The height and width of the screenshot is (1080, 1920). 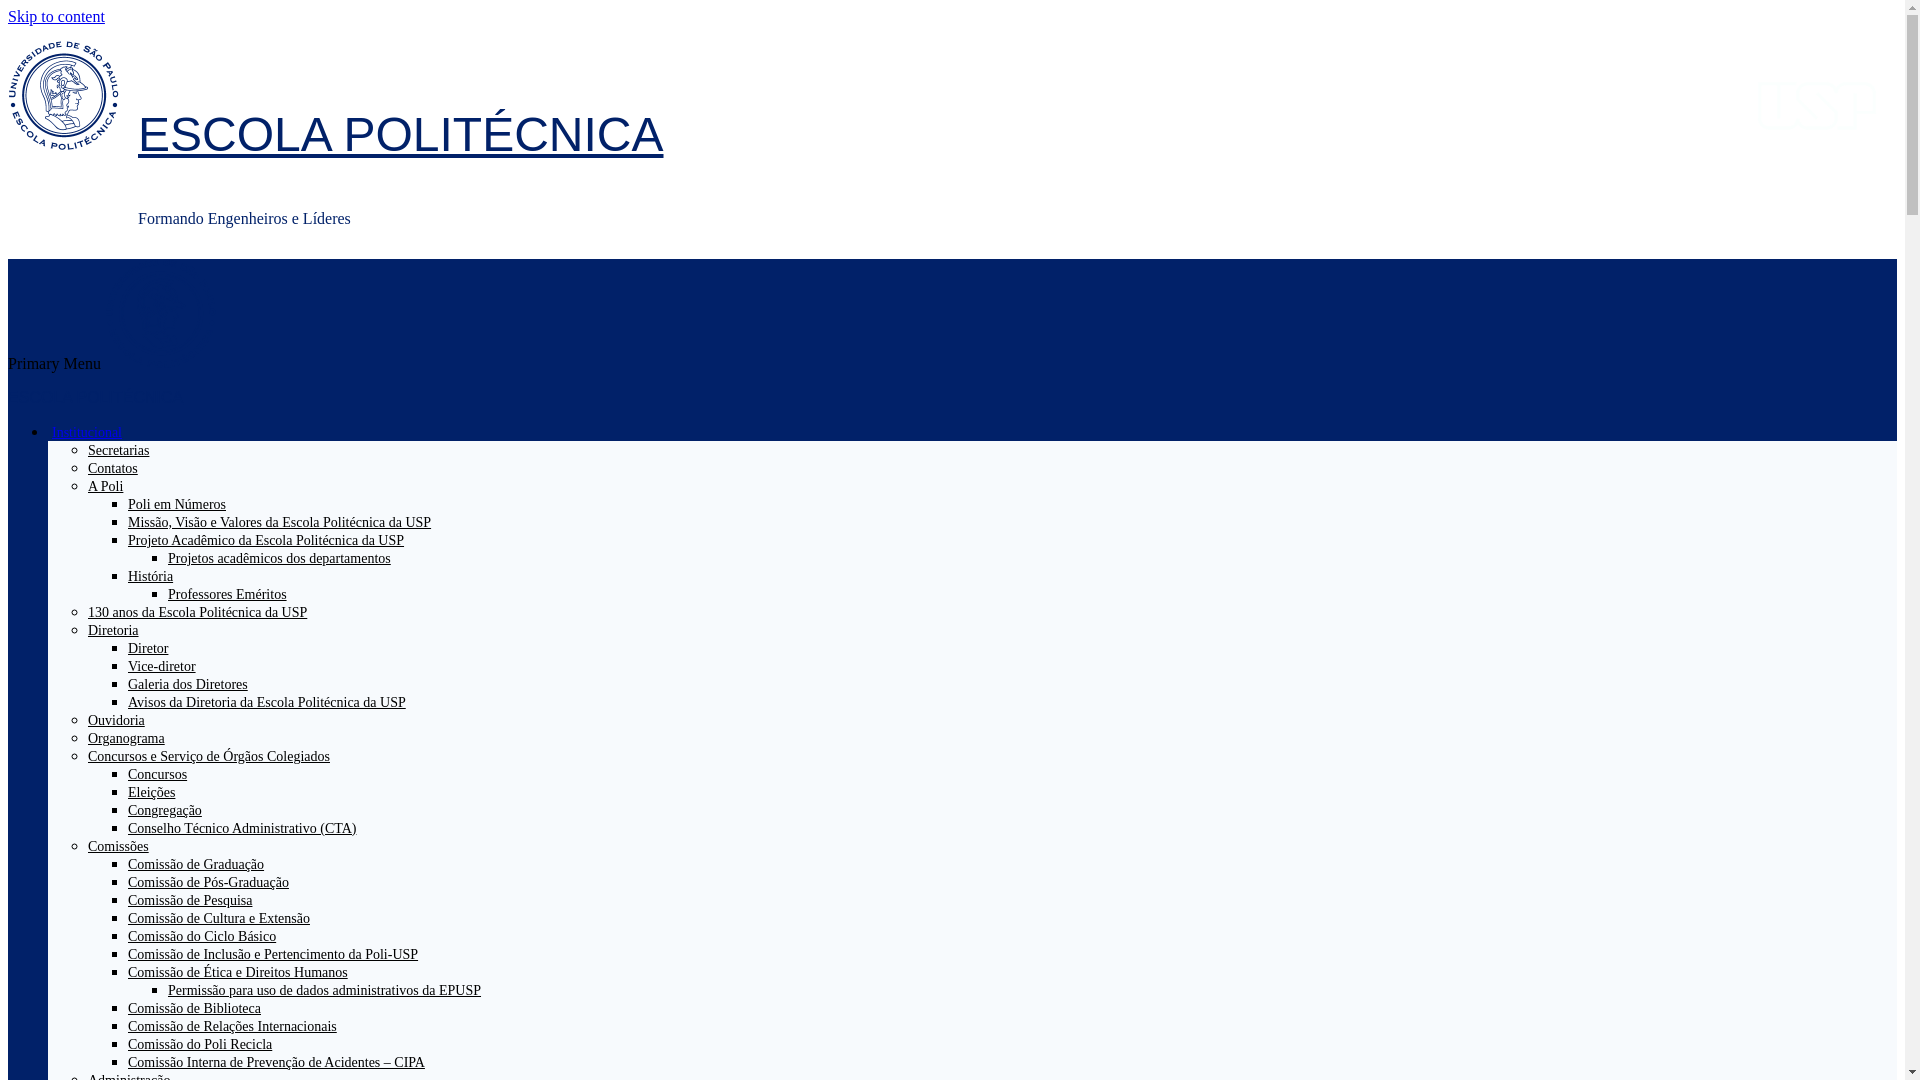 What do you see at coordinates (125, 738) in the screenshot?
I see `'Organograma'` at bounding box center [125, 738].